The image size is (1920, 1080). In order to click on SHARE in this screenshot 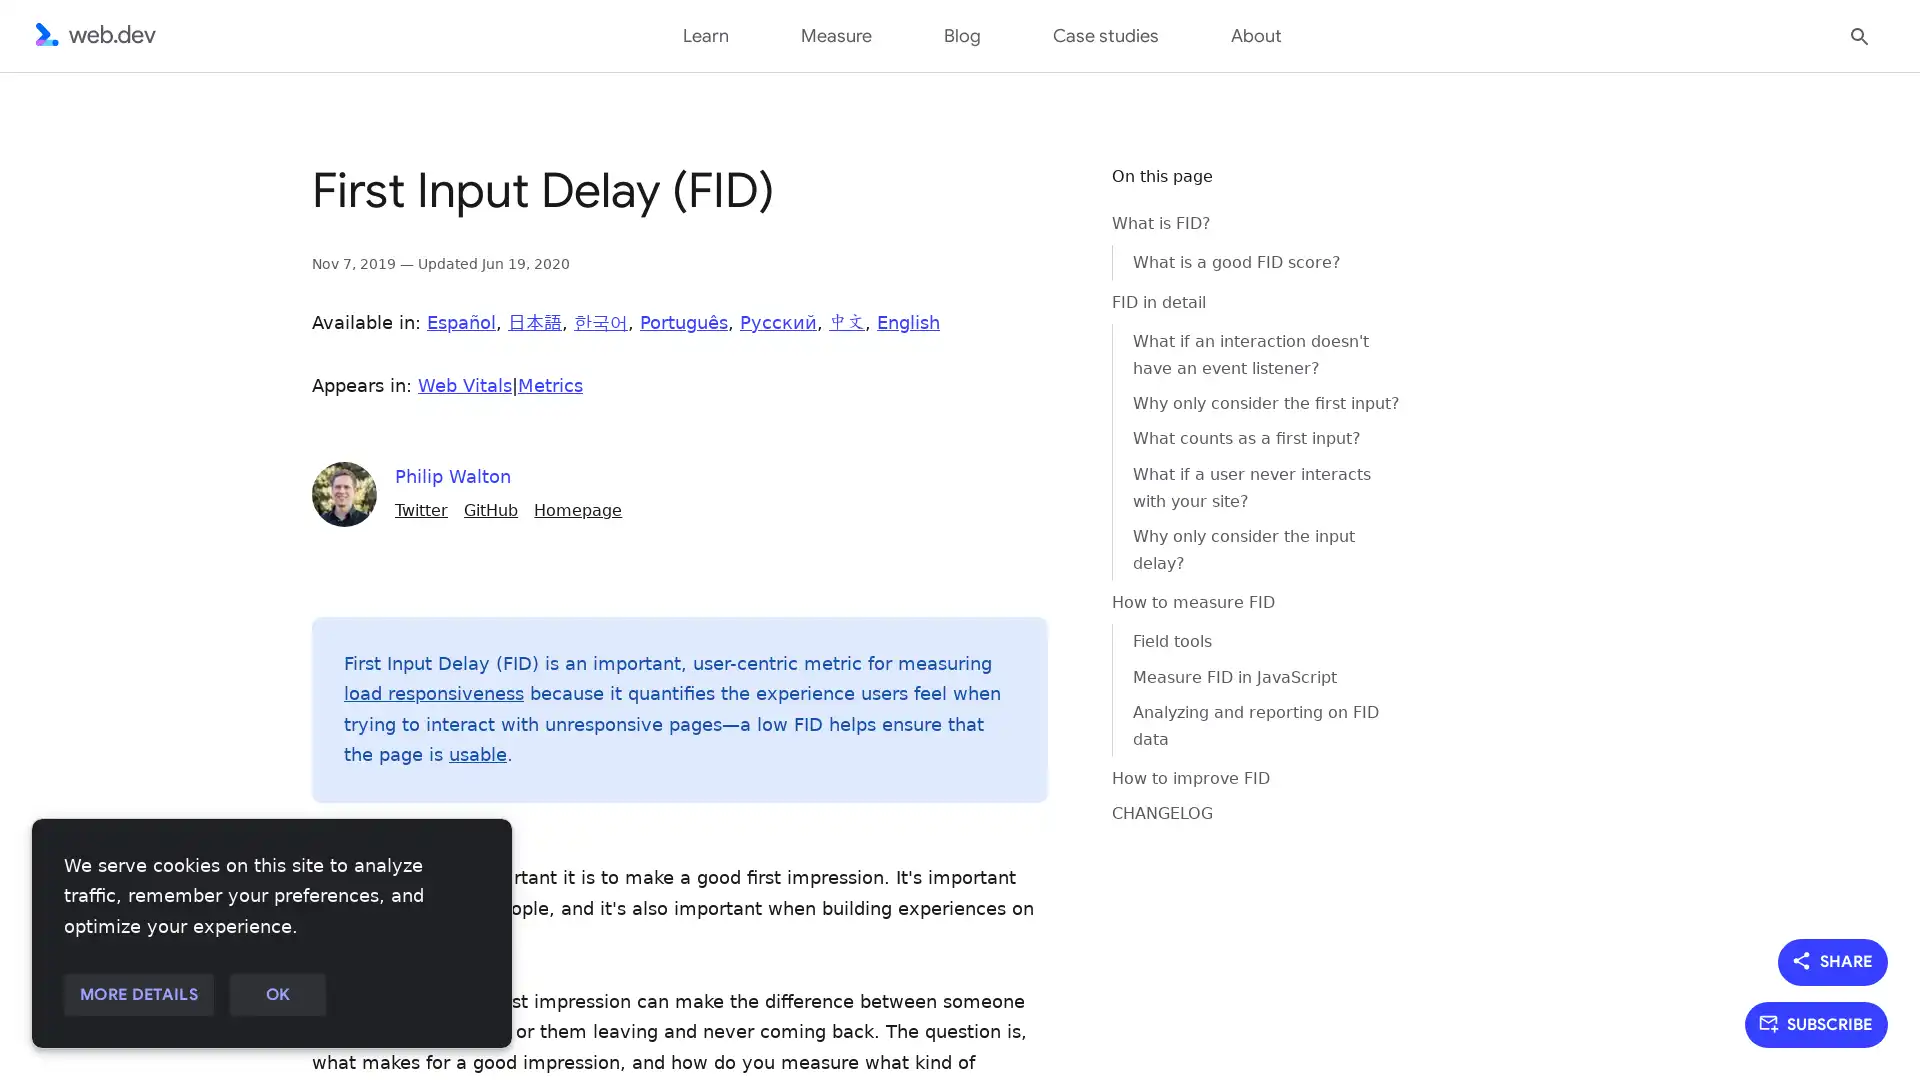, I will do `click(1833, 960)`.